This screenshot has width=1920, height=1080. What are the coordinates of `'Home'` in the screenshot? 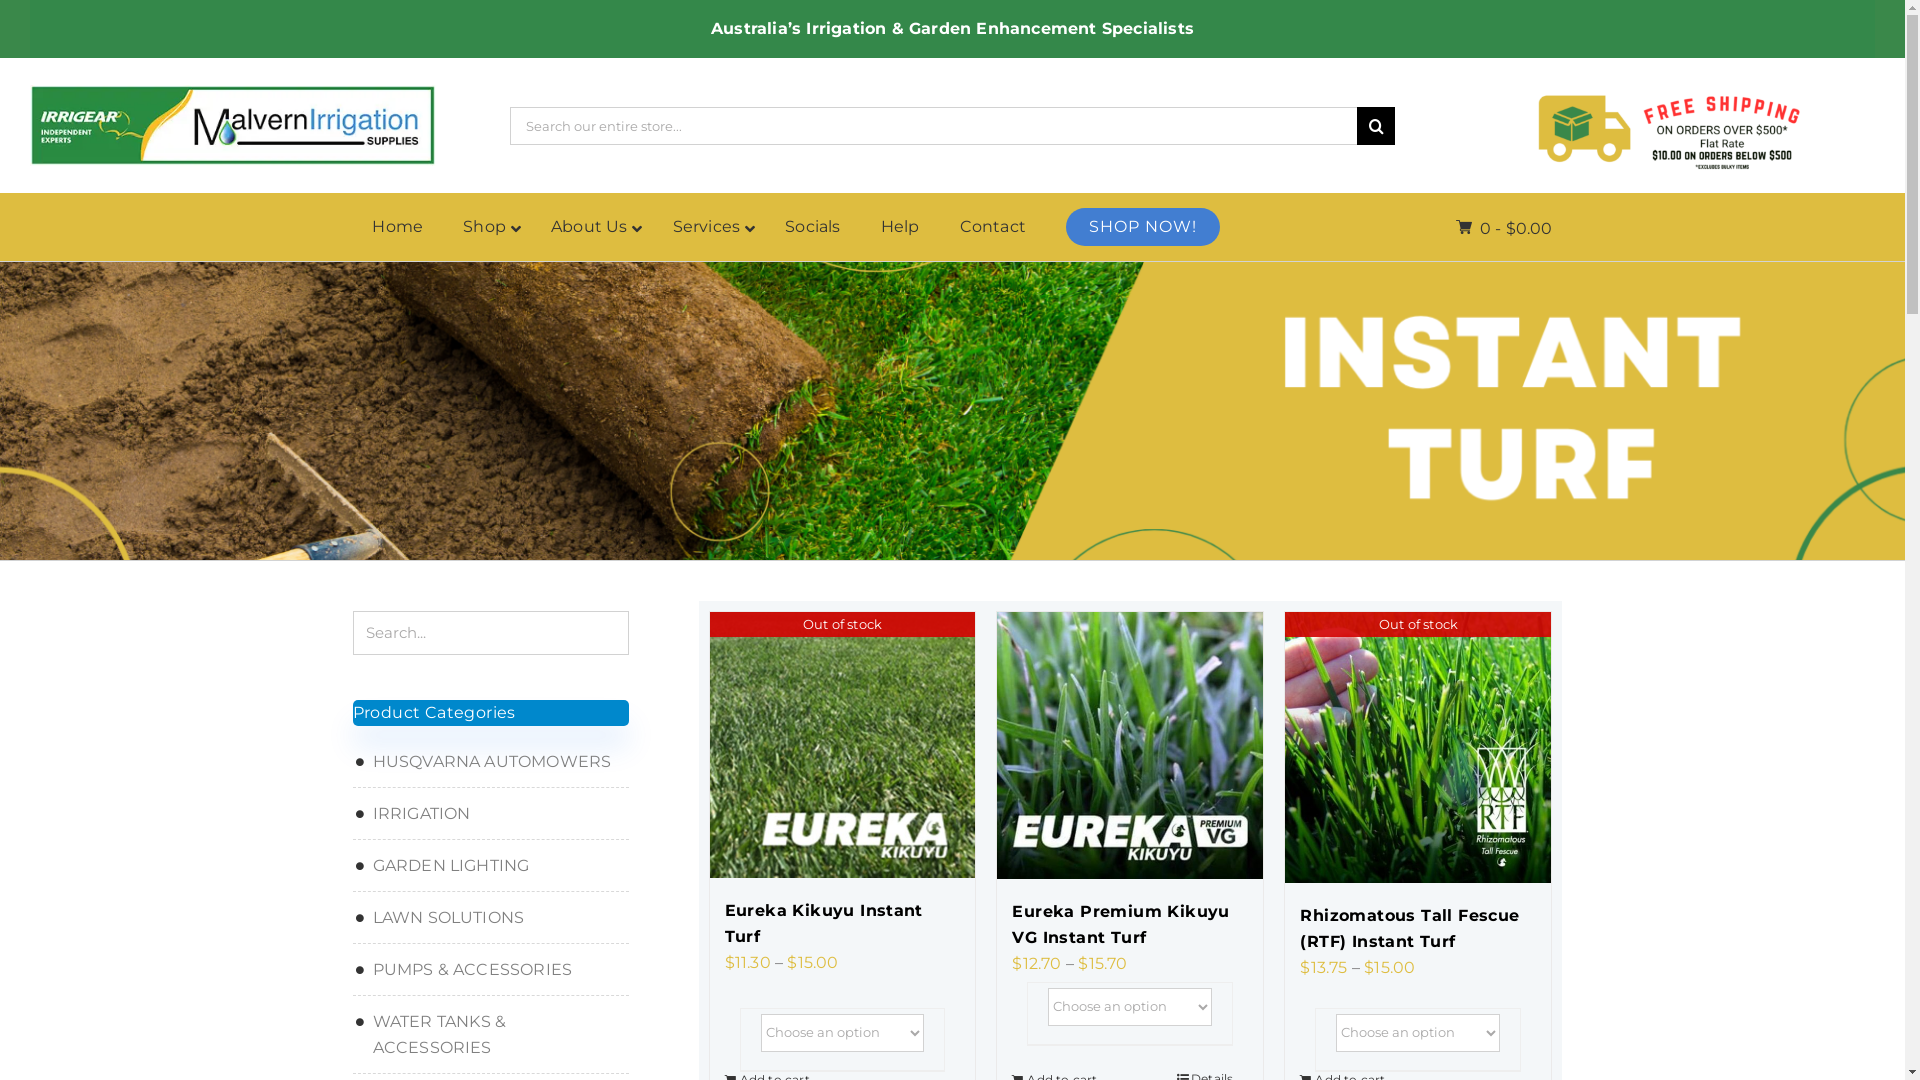 It's located at (351, 226).